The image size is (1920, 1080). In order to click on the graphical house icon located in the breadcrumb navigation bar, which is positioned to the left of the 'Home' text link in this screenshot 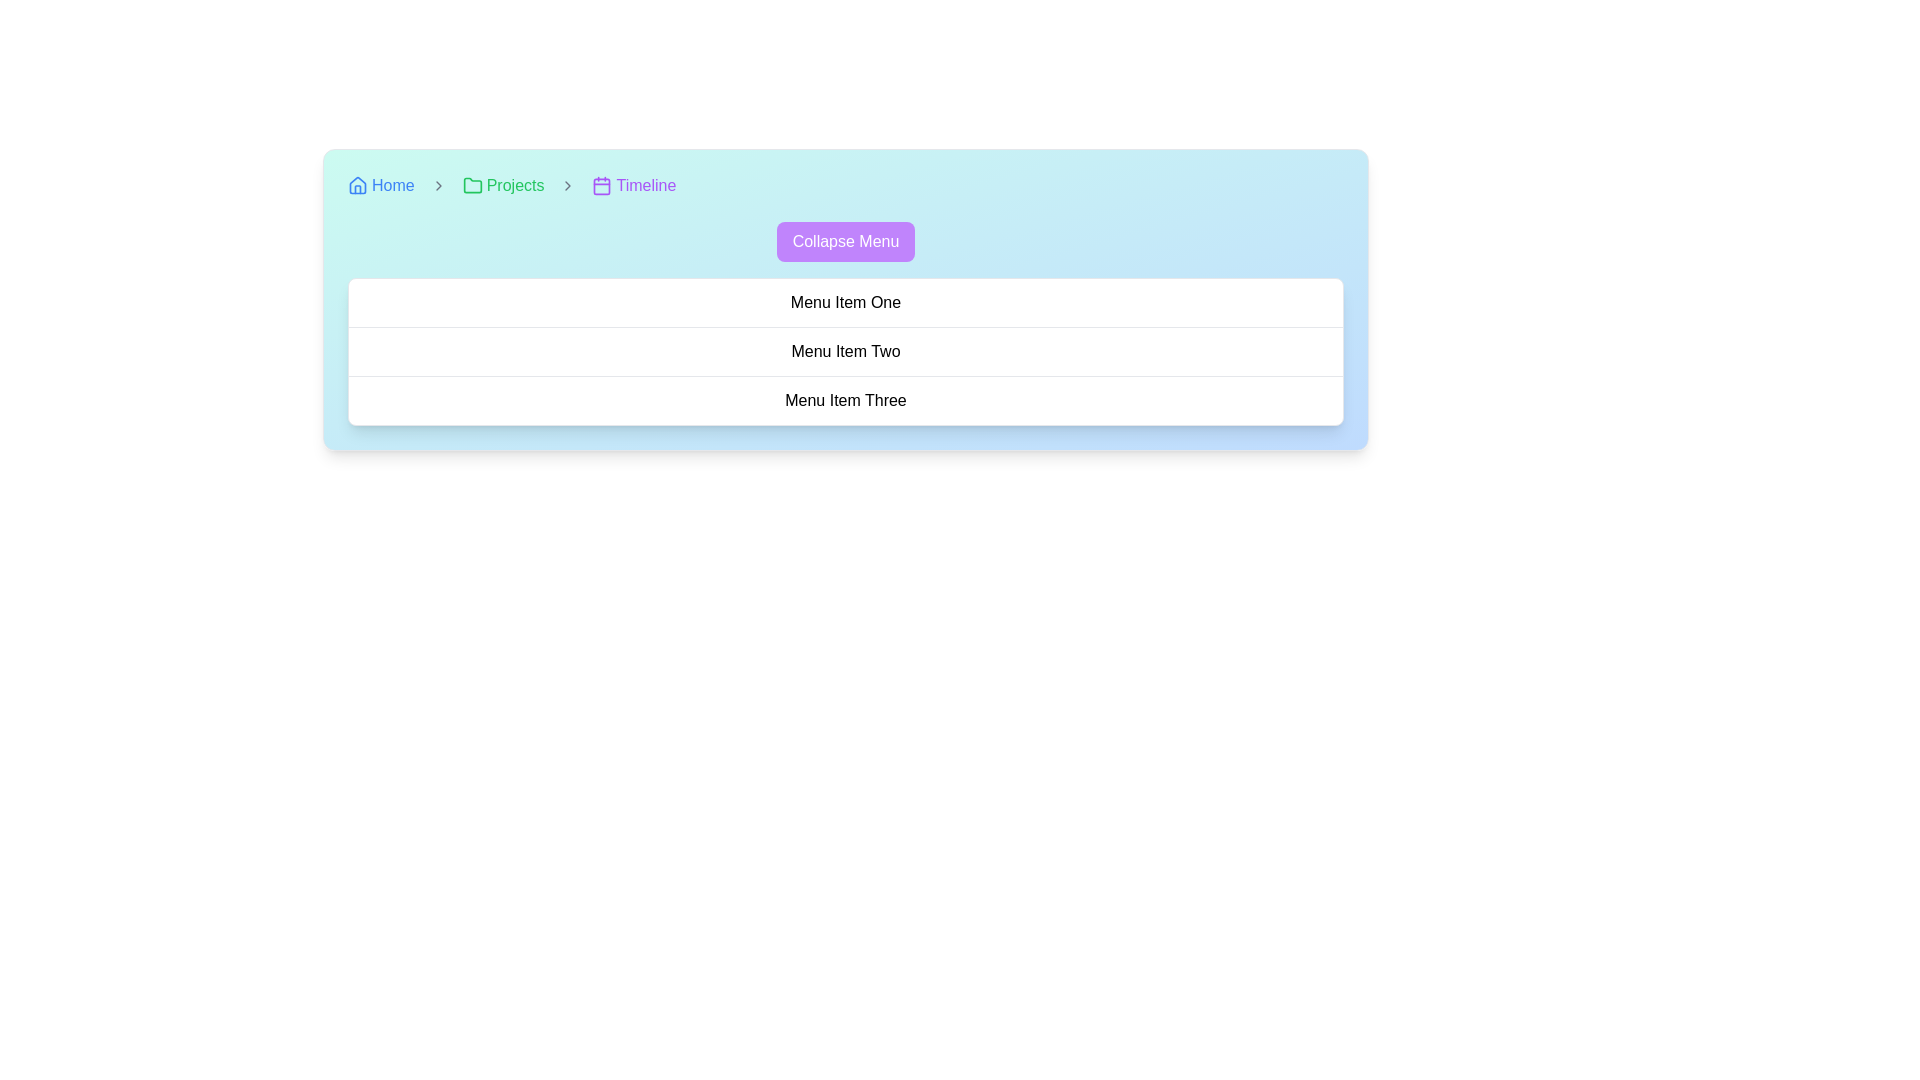, I will do `click(358, 185)`.